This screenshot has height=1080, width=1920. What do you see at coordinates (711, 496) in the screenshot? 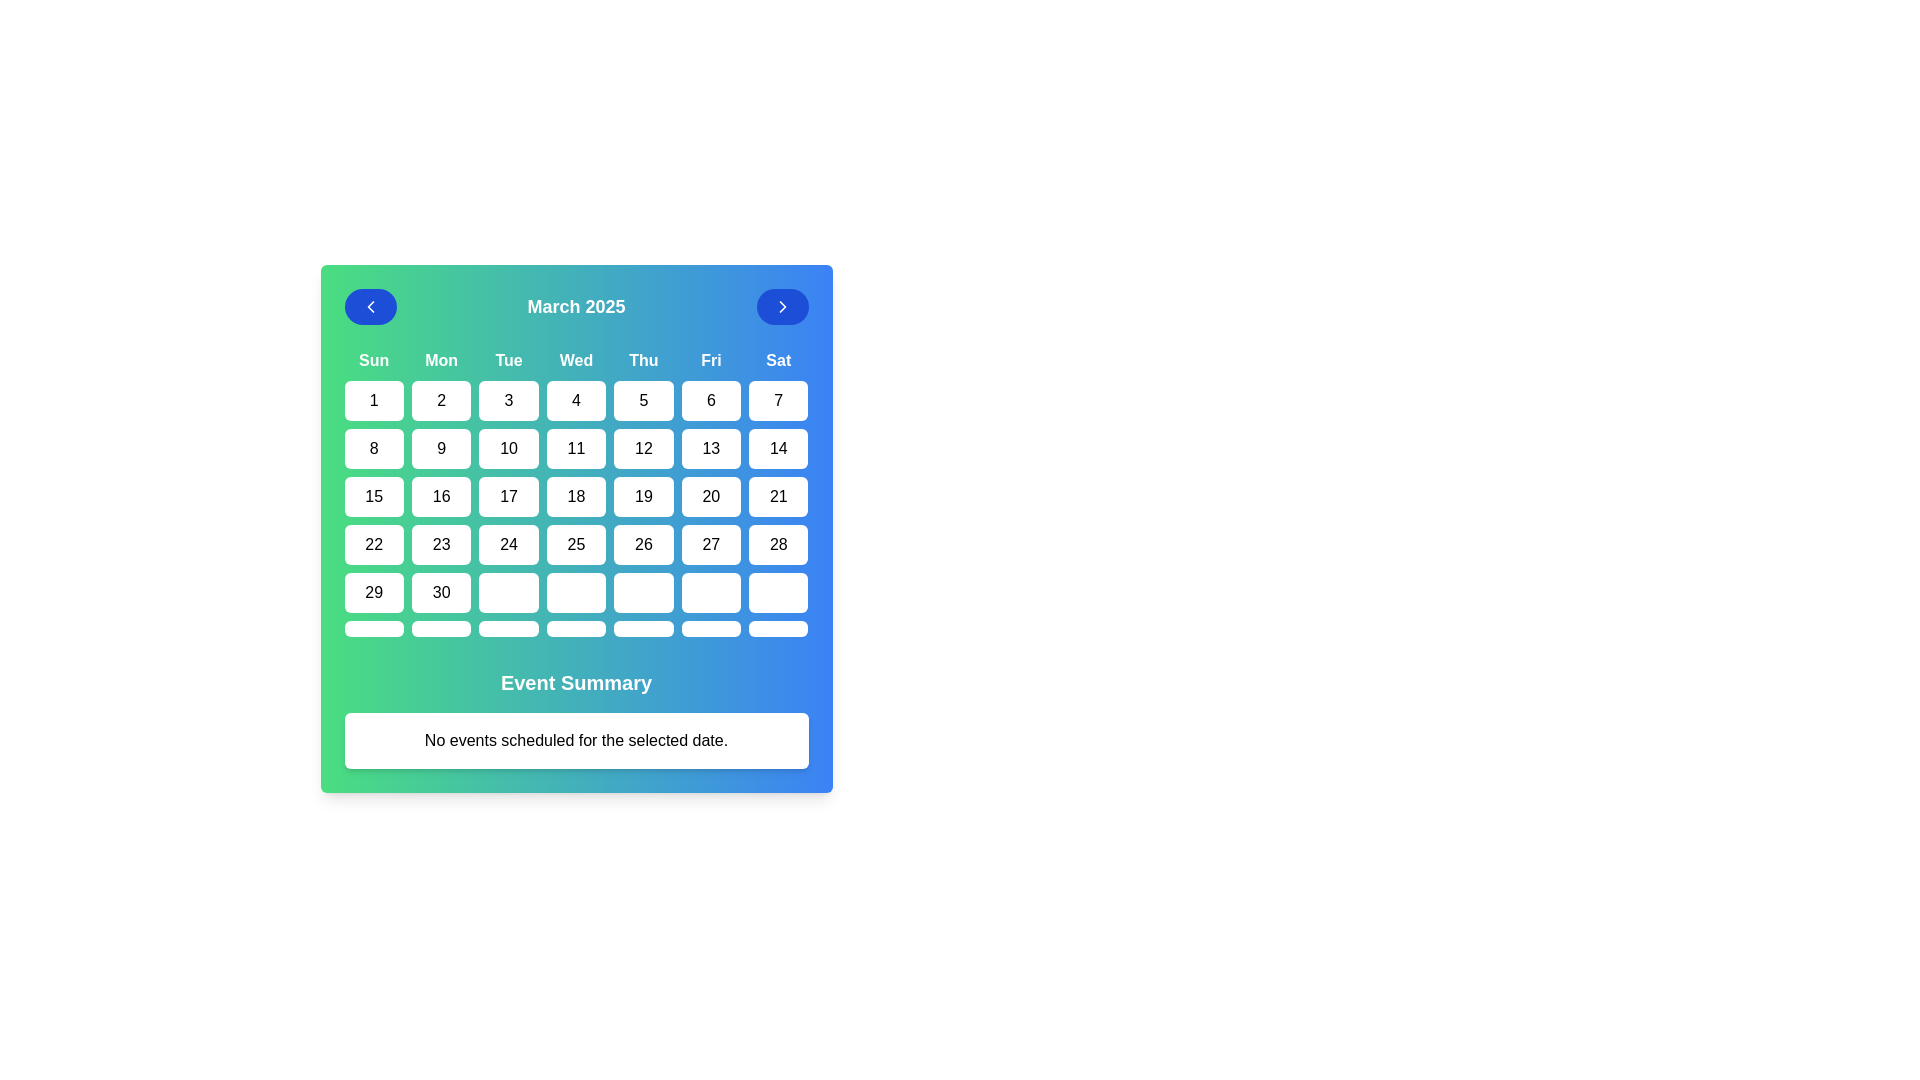
I see `the button labeled '20' located in the fourth row and sixth column of the calendar grid` at bounding box center [711, 496].